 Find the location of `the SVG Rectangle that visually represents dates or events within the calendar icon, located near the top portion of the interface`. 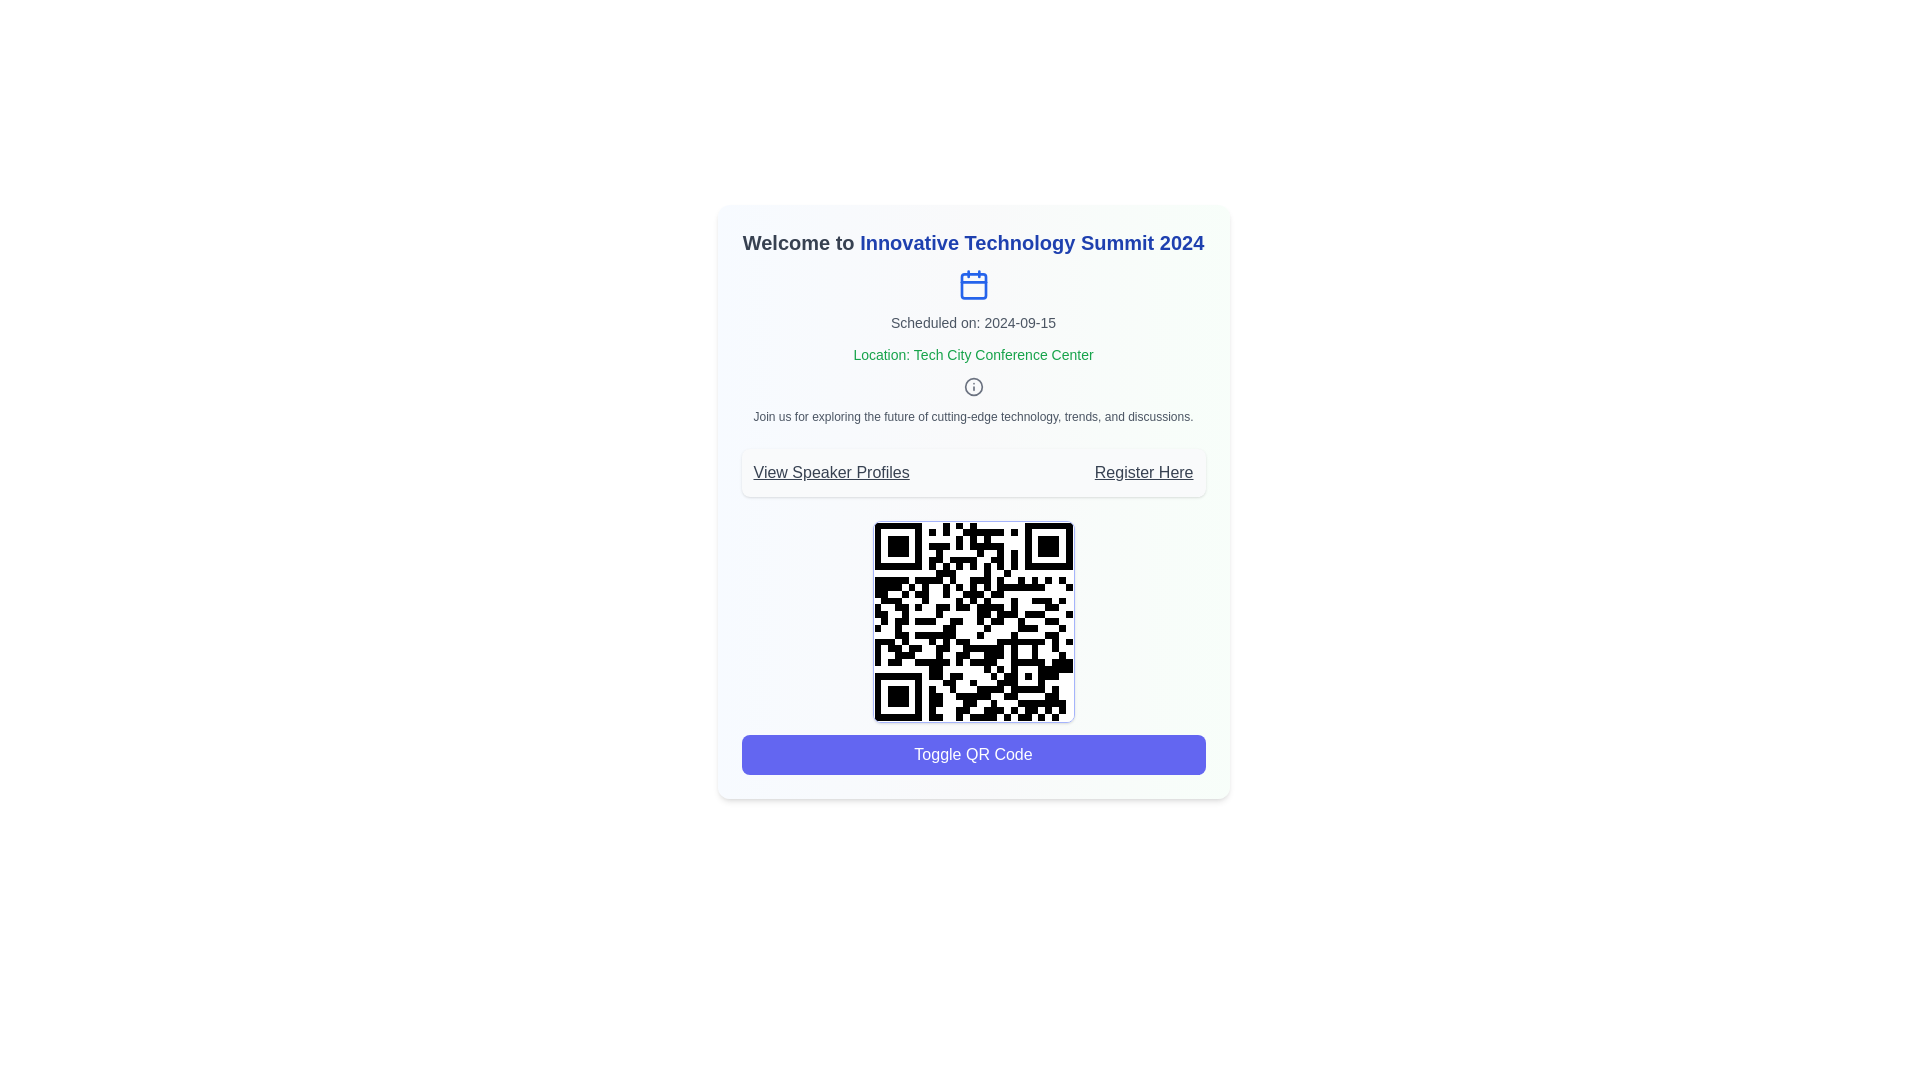

the SVG Rectangle that visually represents dates or events within the calendar icon, located near the top portion of the interface is located at coordinates (973, 286).